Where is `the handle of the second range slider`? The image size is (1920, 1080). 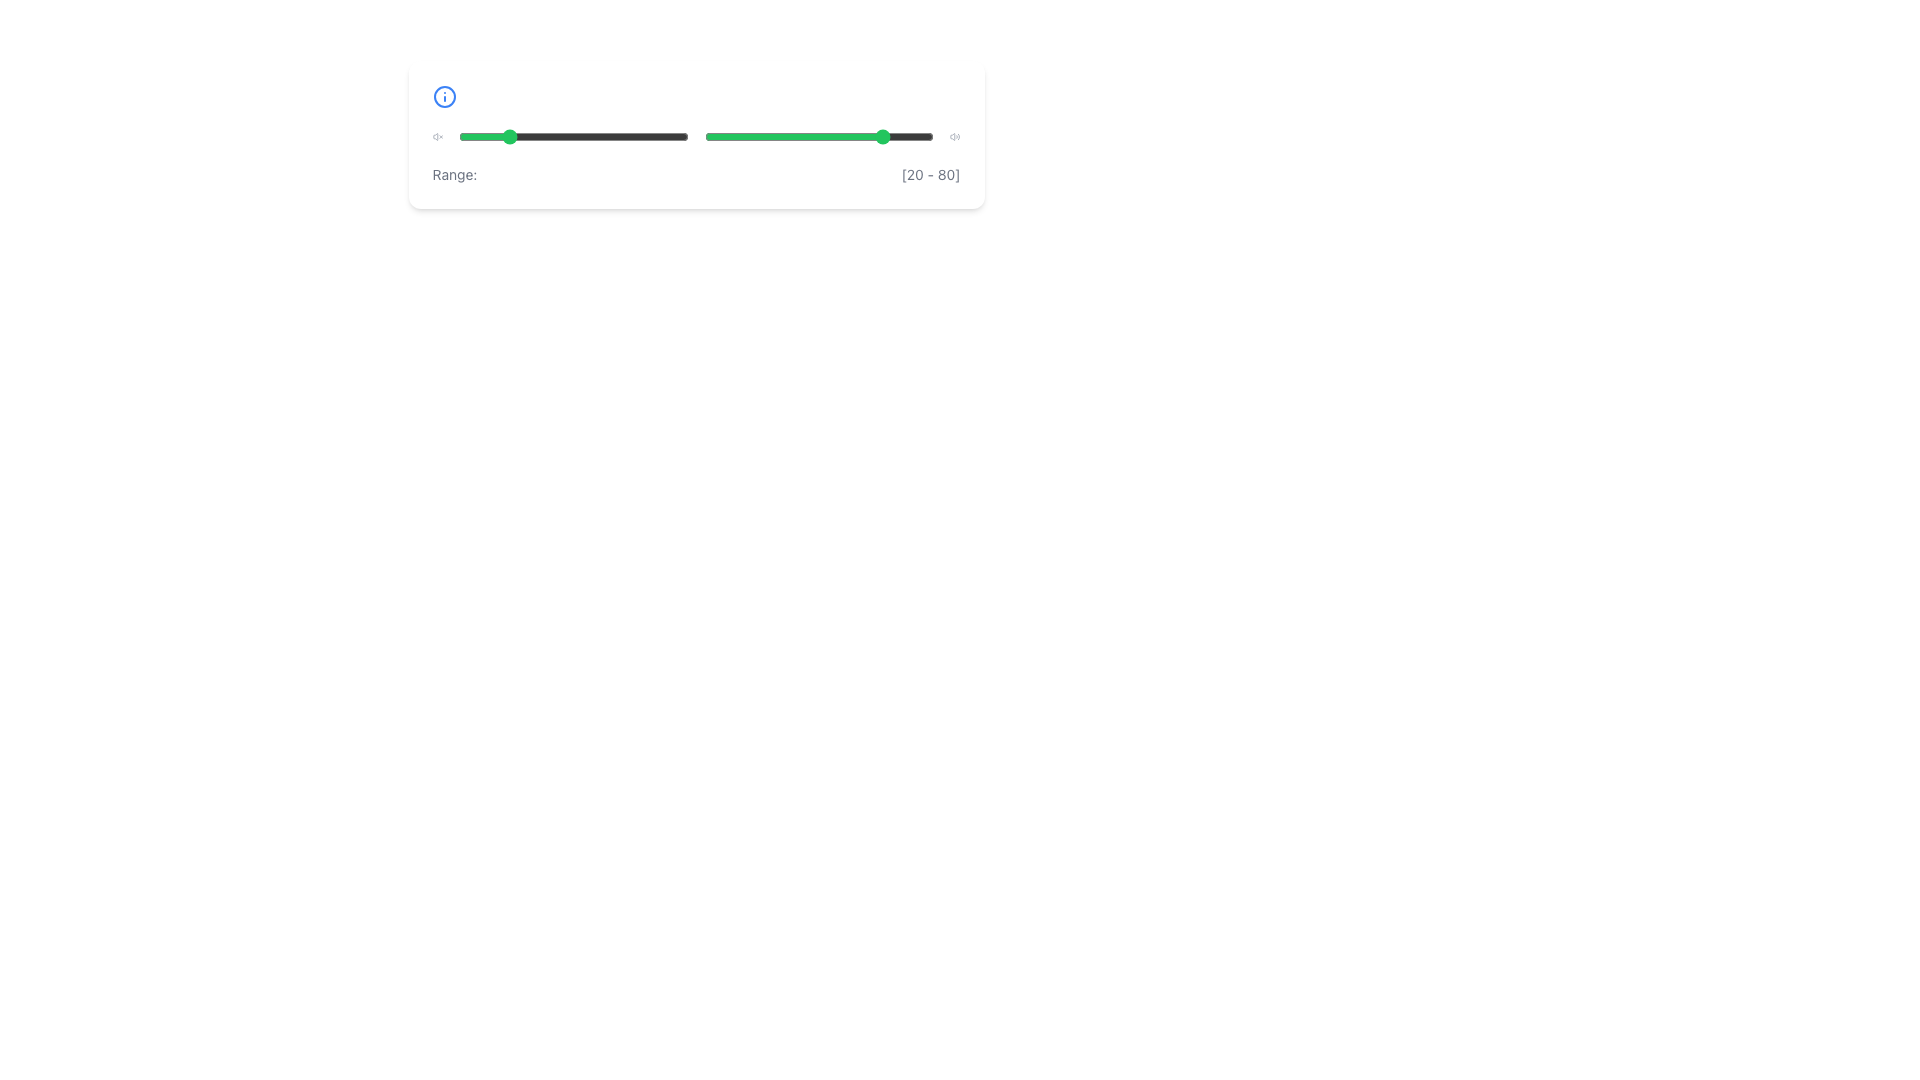
the handle of the second range slider is located at coordinates (819, 136).